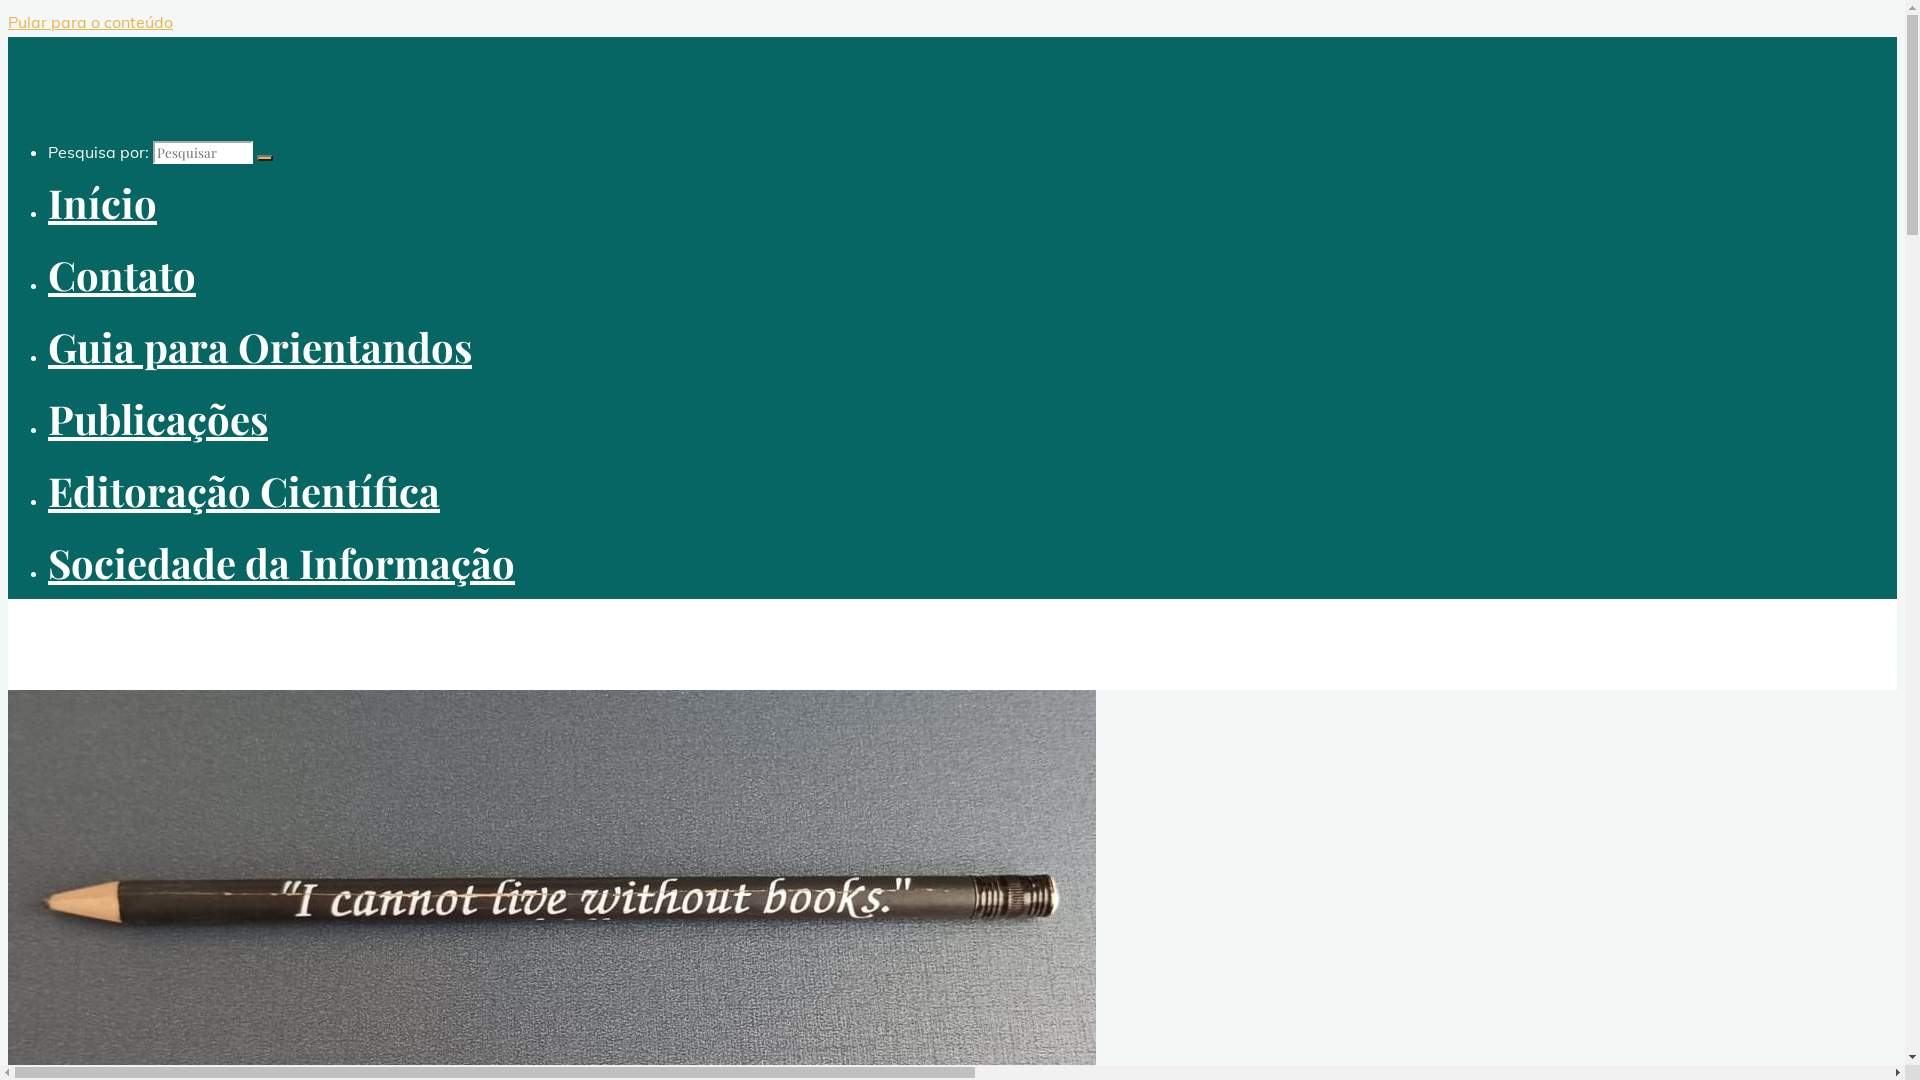  I want to click on 'enriquemuriel.com', so click(100, 632).